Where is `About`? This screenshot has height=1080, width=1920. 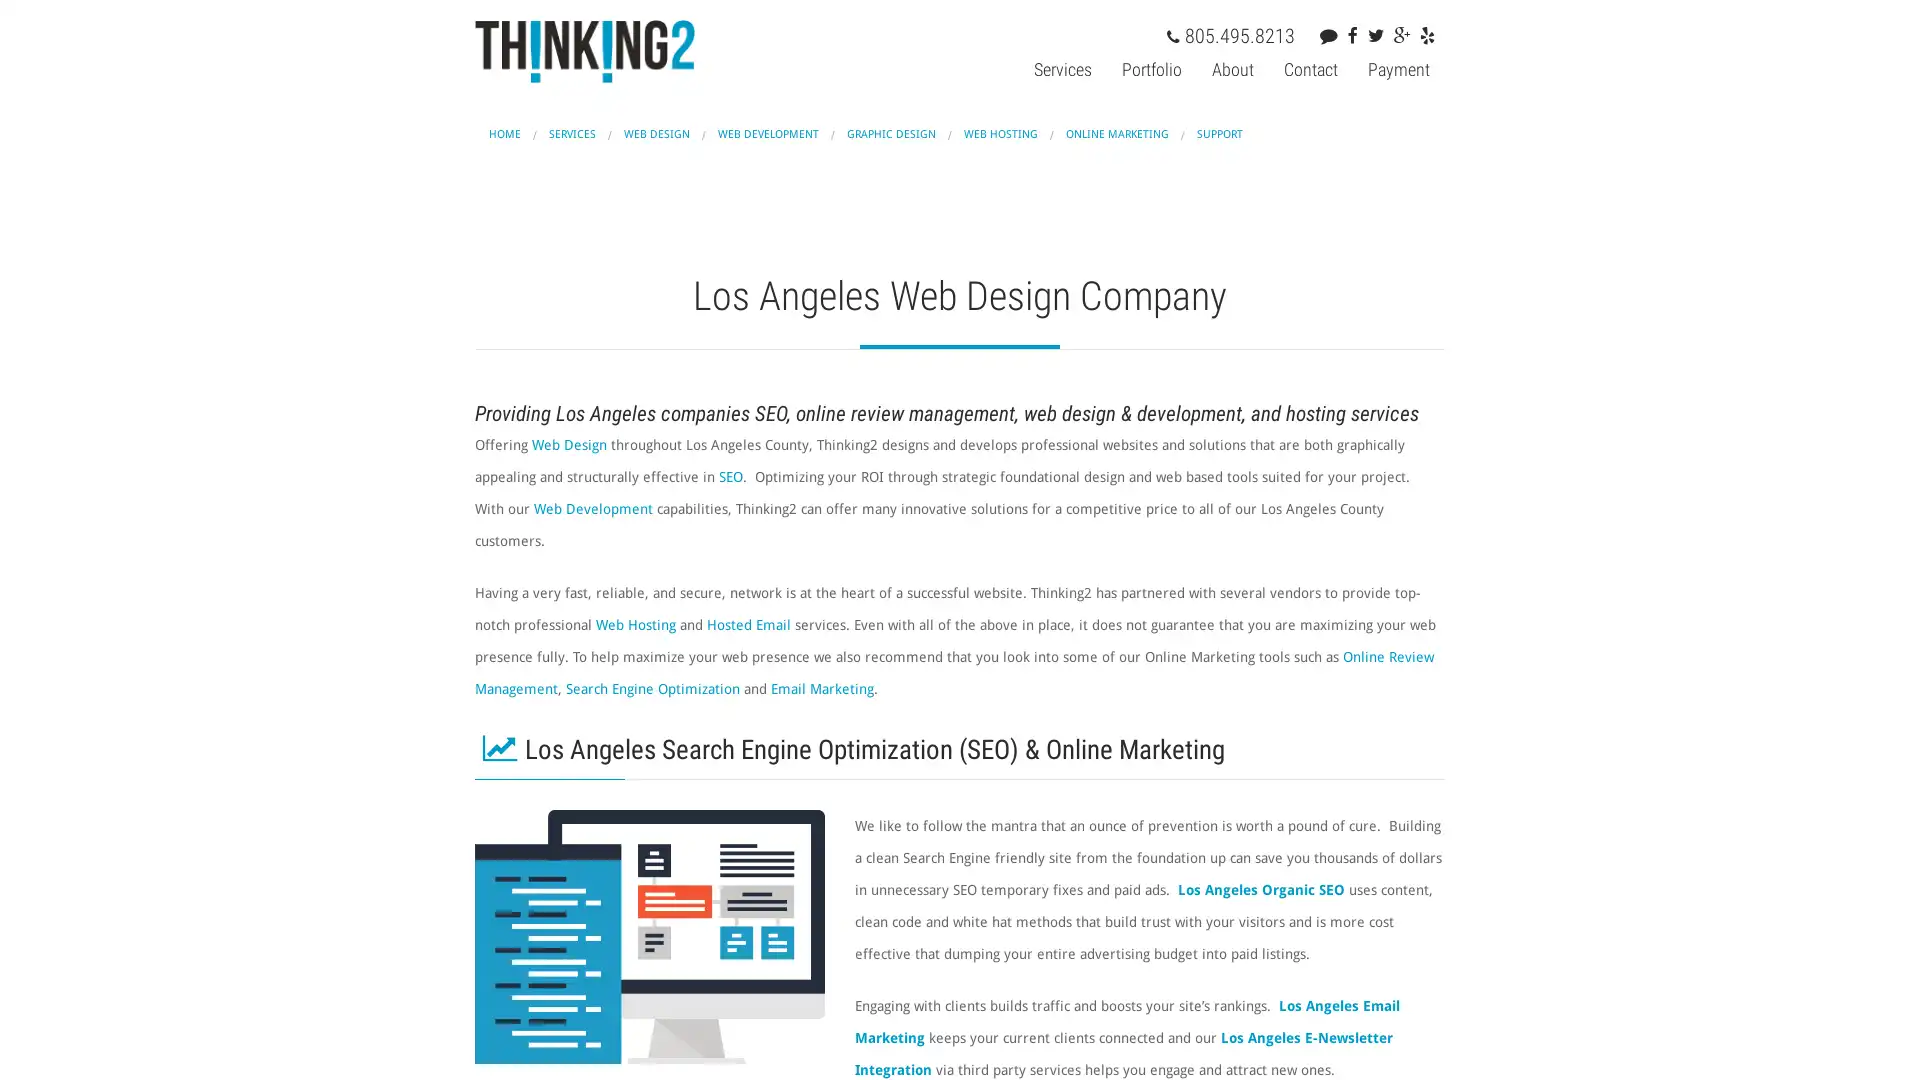 About is located at coordinates (1232, 68).